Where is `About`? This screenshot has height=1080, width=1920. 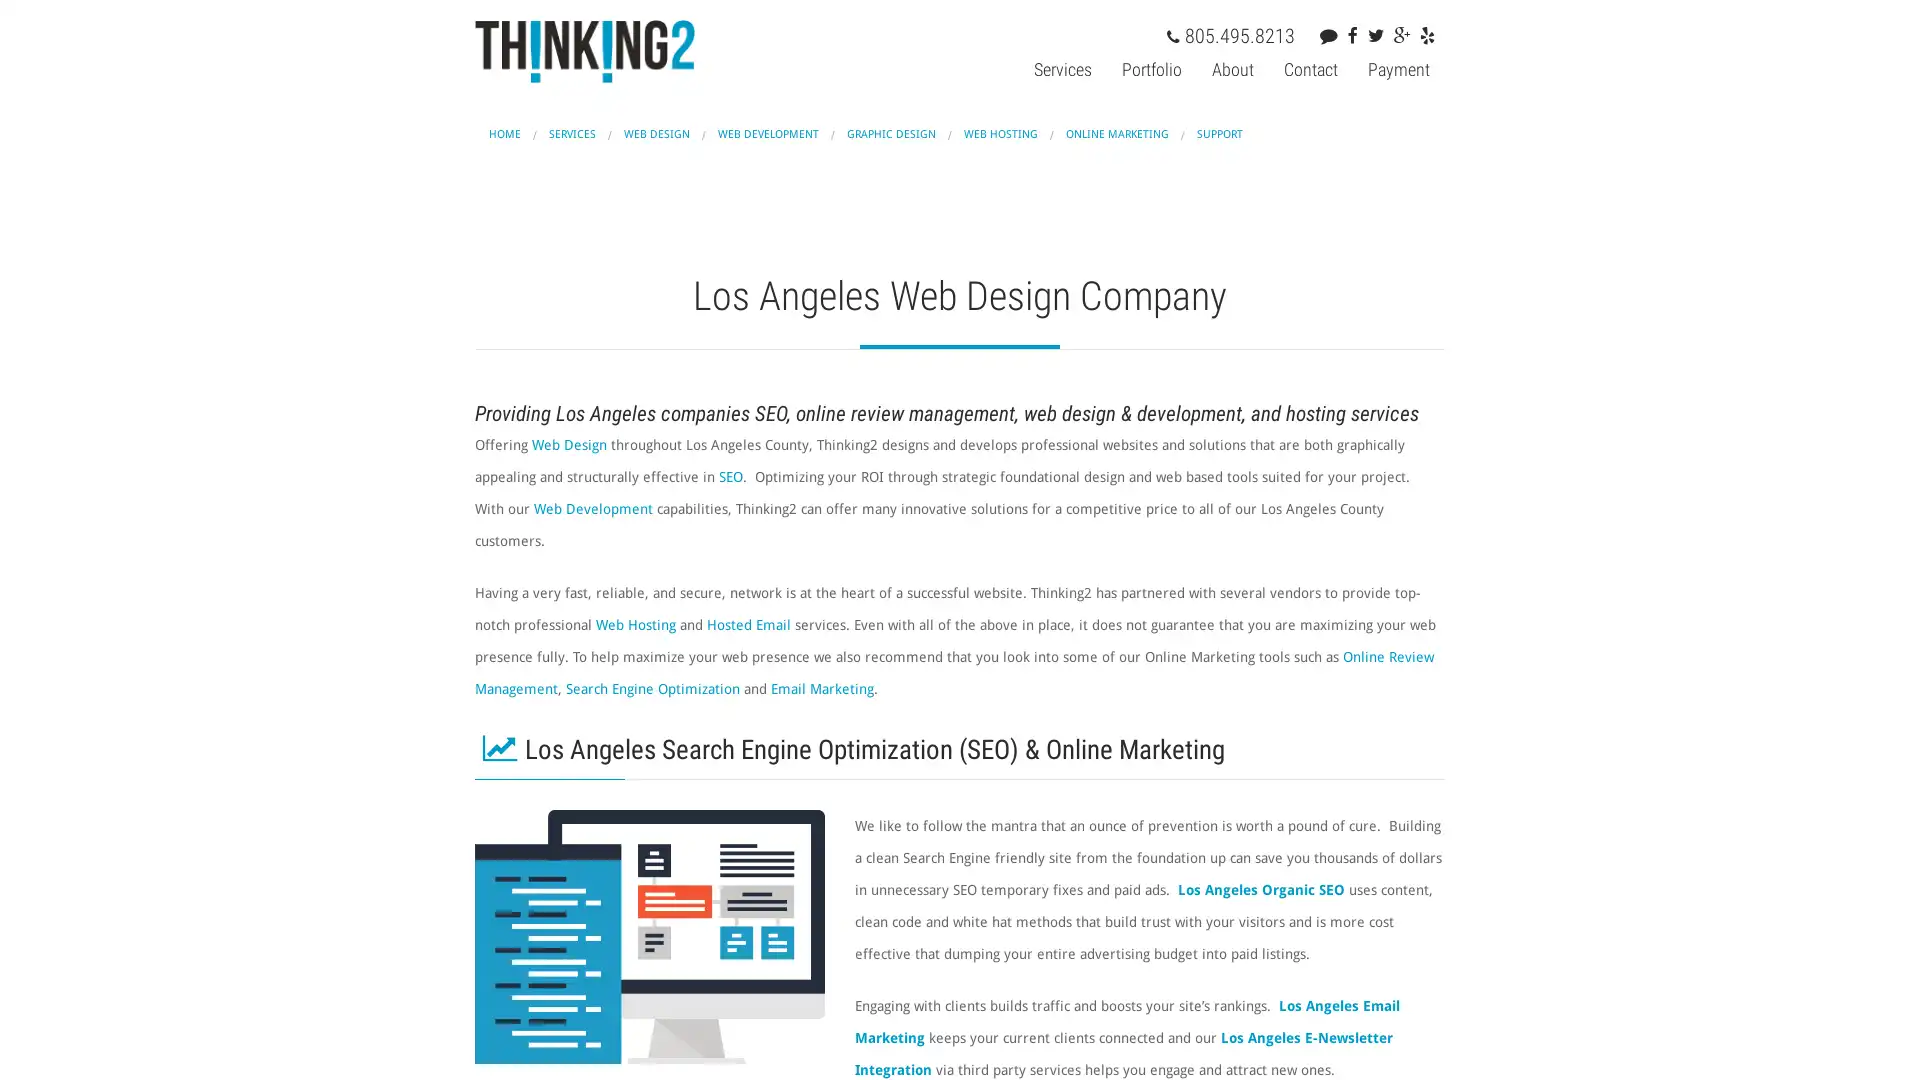 About is located at coordinates (1232, 68).